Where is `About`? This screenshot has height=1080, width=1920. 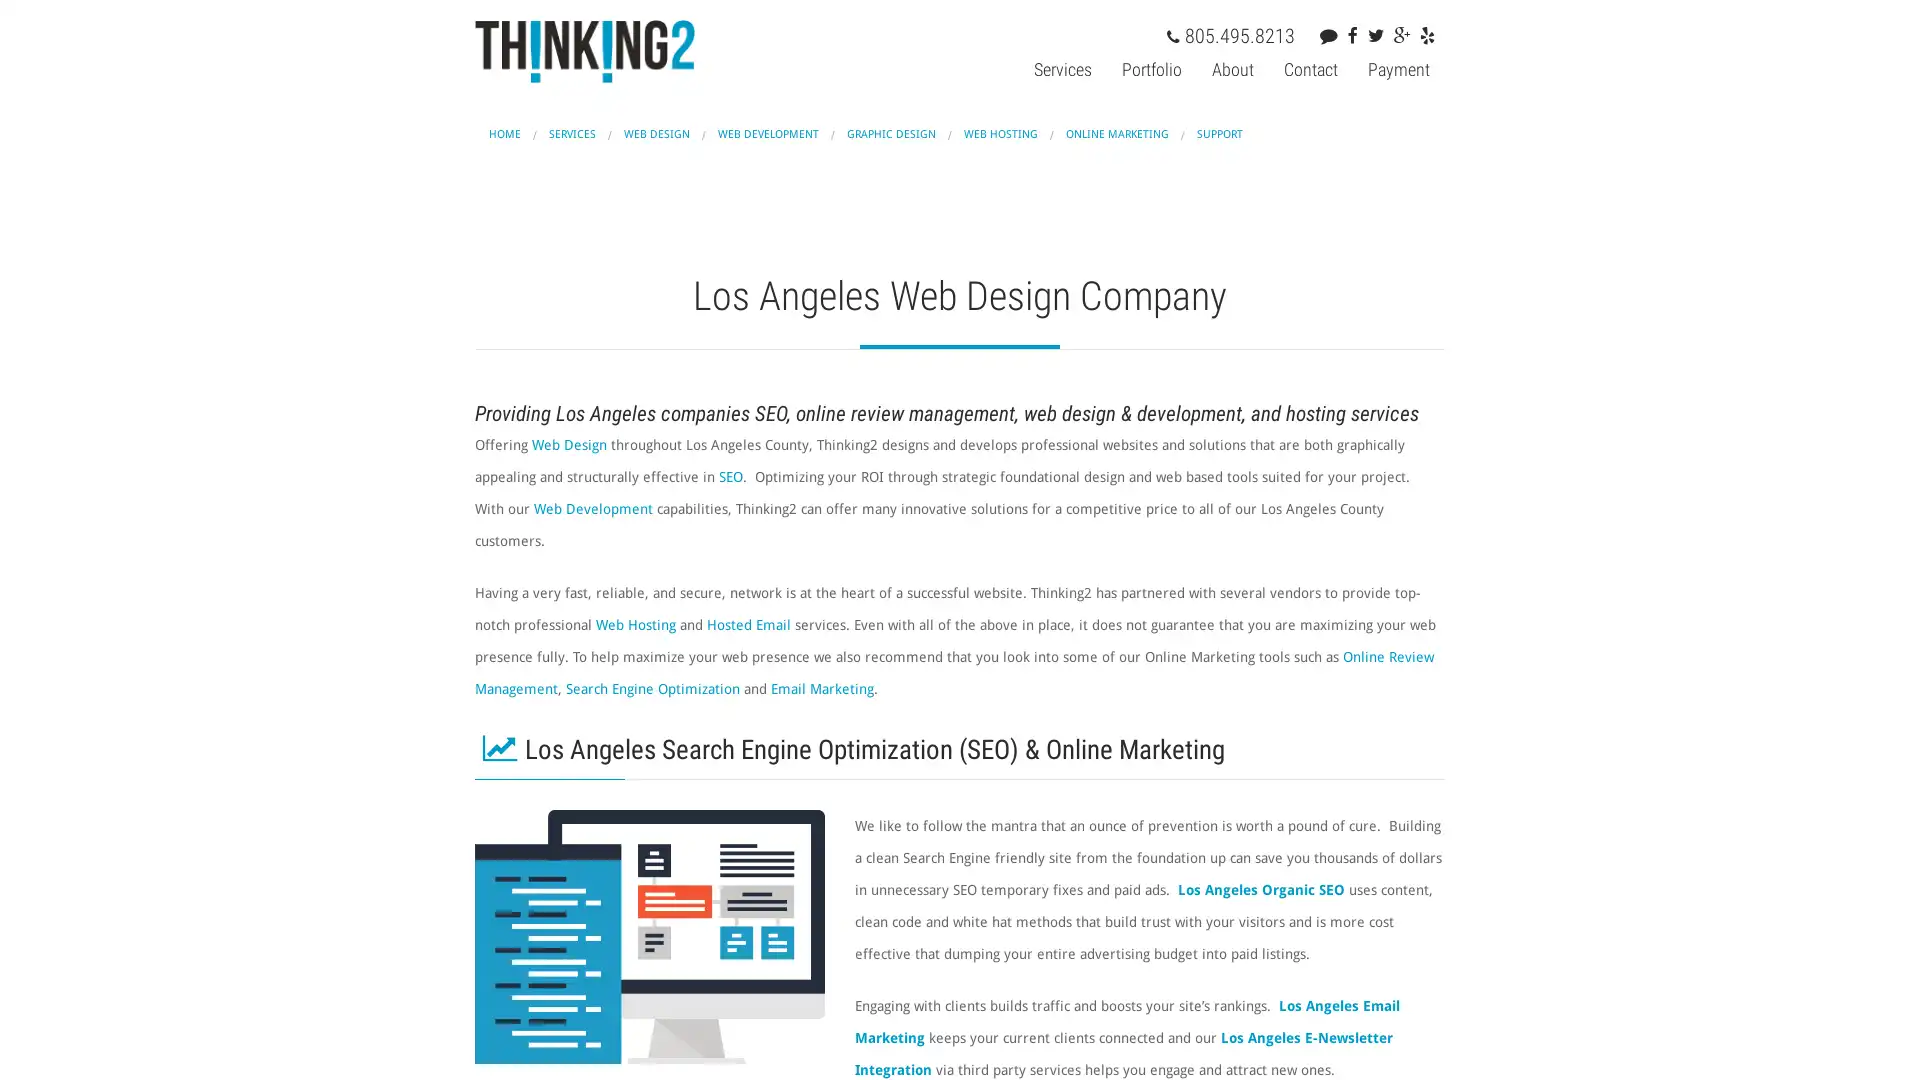 About is located at coordinates (1232, 68).